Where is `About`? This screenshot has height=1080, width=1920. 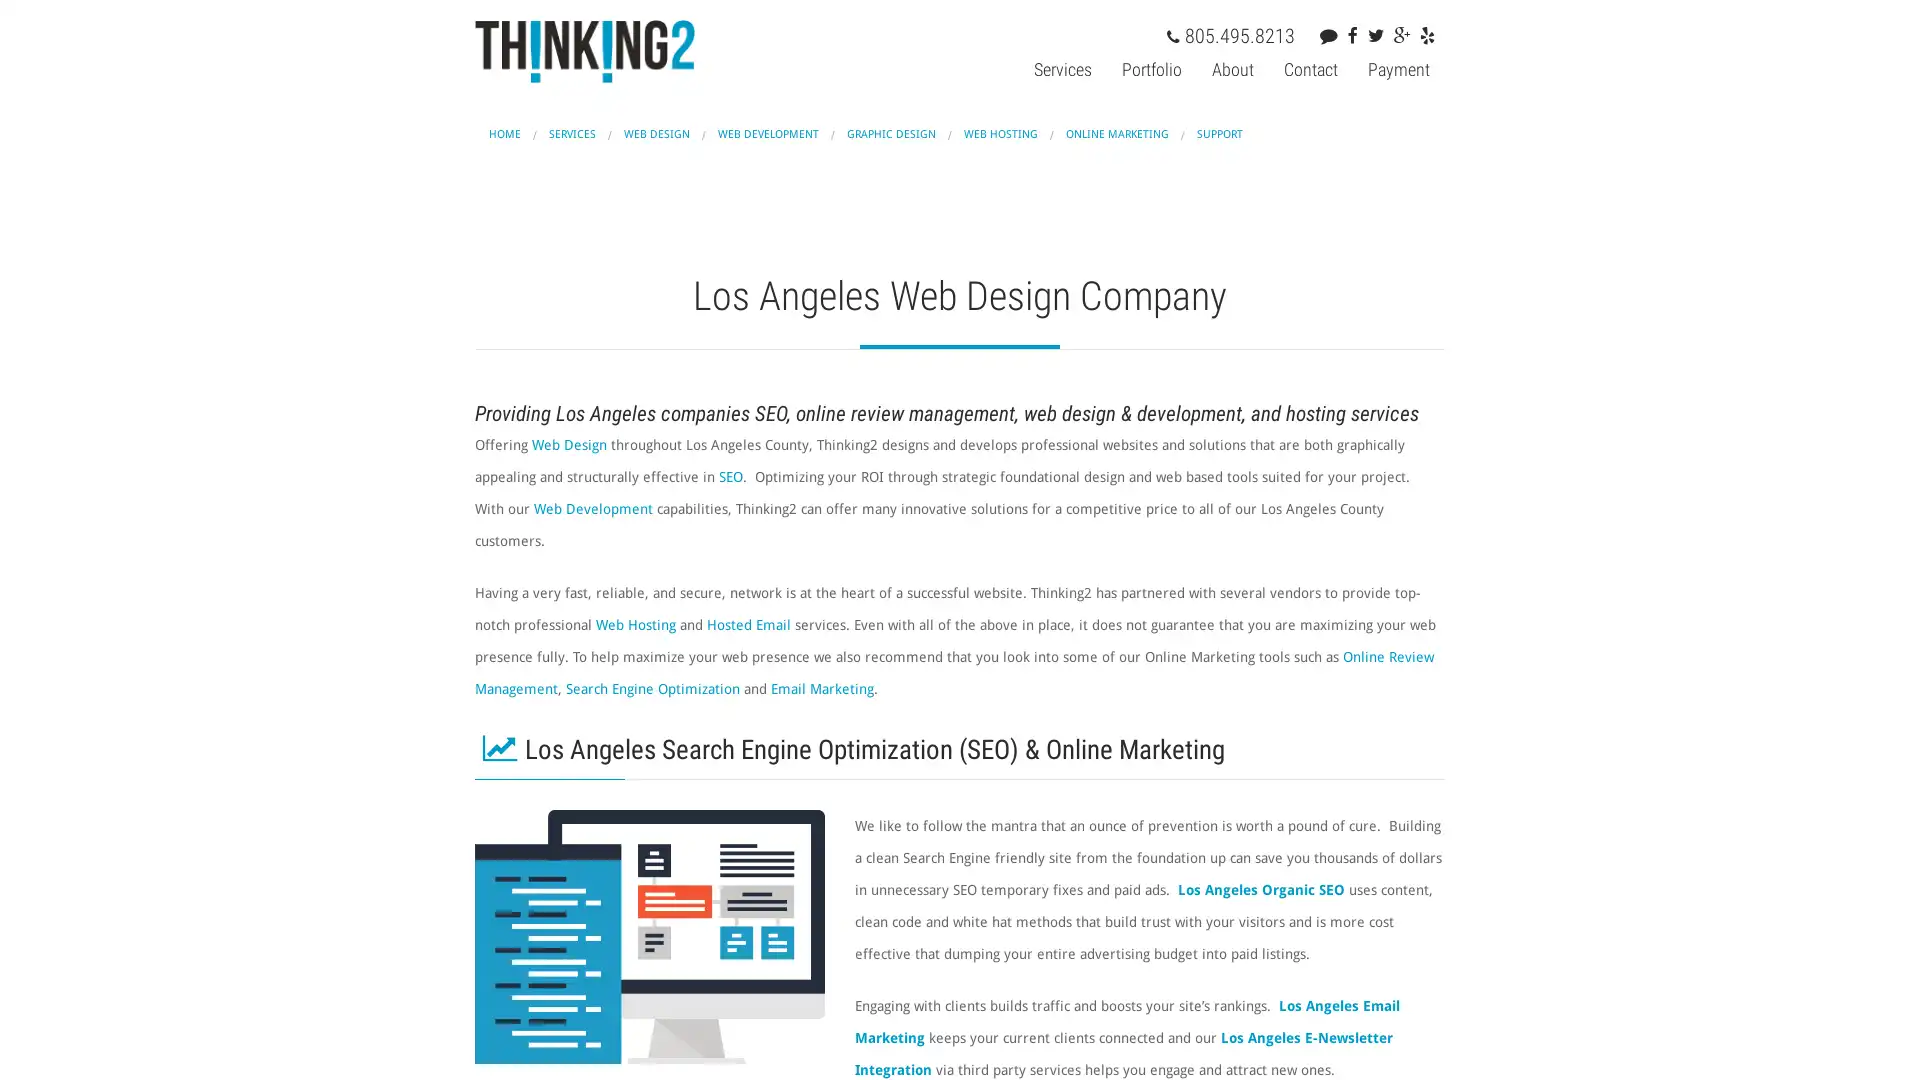 About is located at coordinates (1232, 68).